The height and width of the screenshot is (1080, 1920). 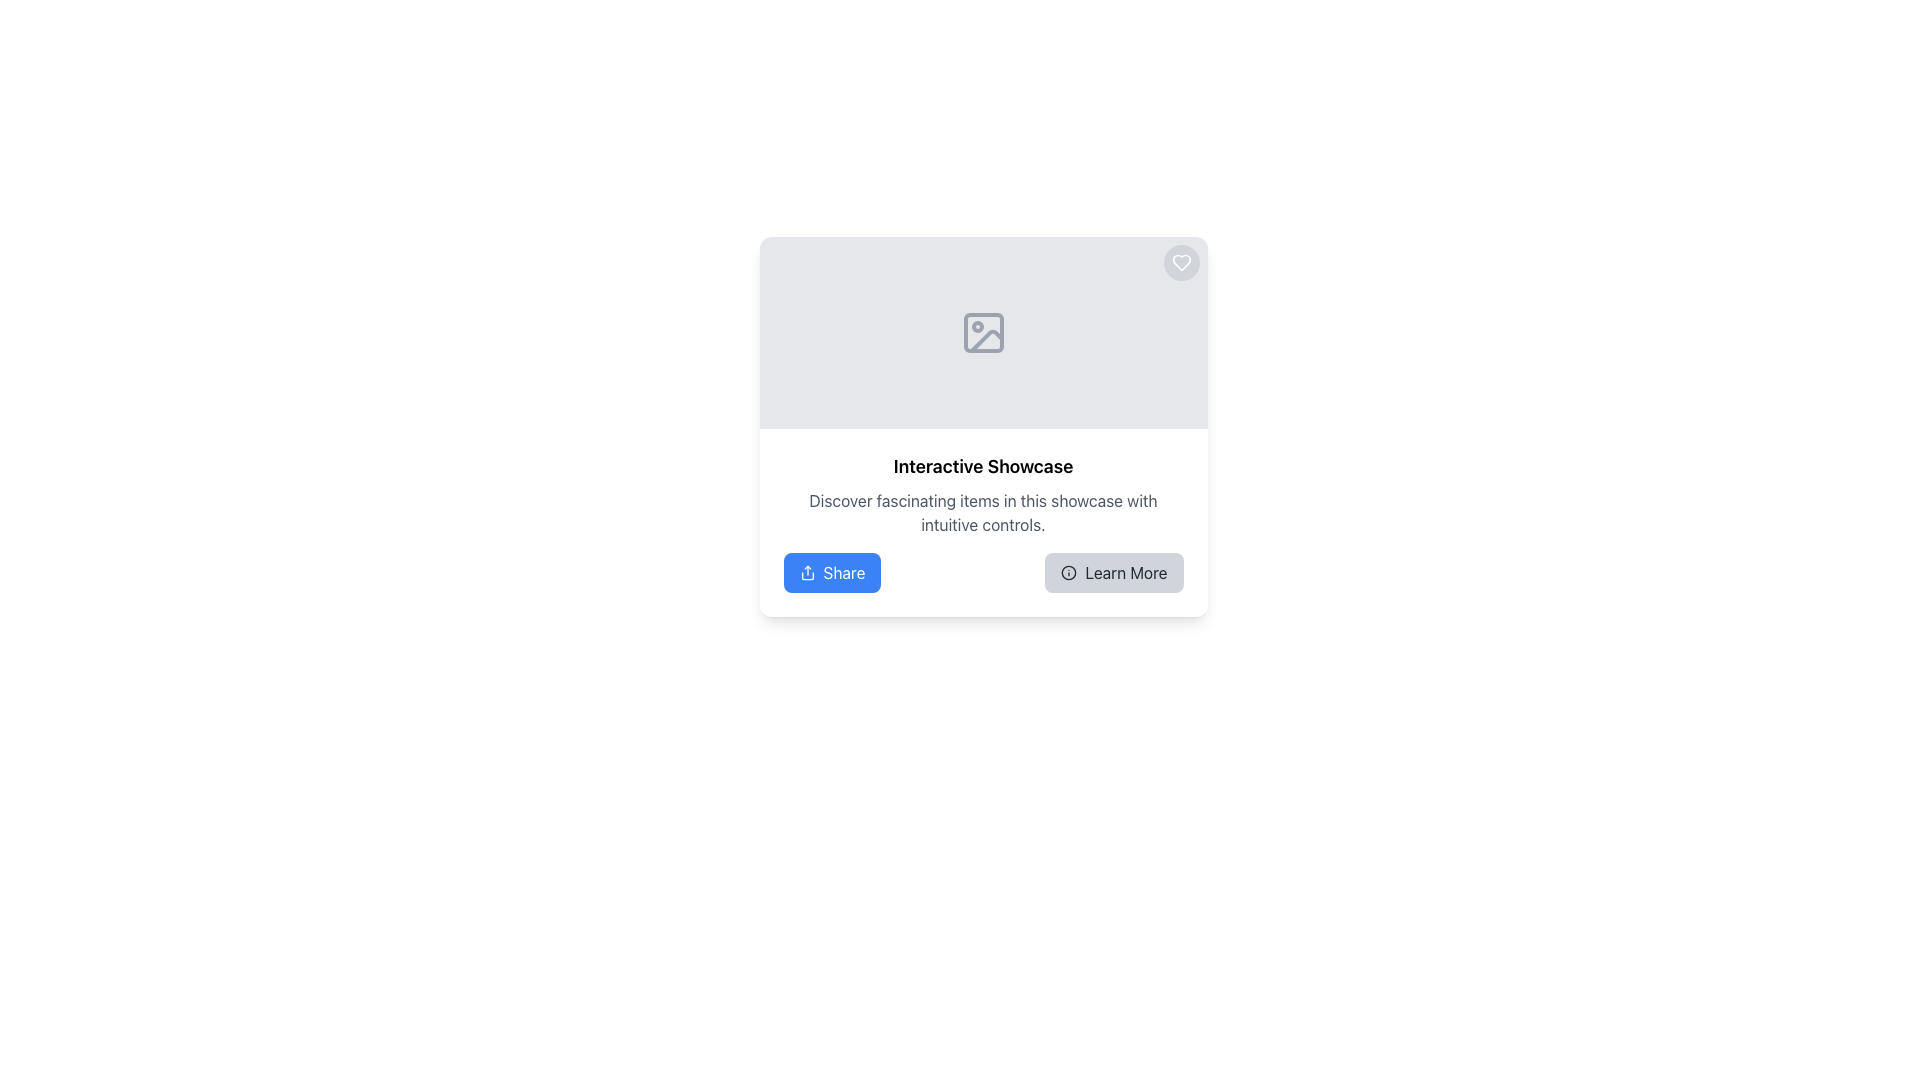 What do you see at coordinates (807, 573) in the screenshot?
I see `the share icon, which is represented by an upward arrow on a blue button labeled 'Share', located in the lower-left corner of the content card` at bounding box center [807, 573].